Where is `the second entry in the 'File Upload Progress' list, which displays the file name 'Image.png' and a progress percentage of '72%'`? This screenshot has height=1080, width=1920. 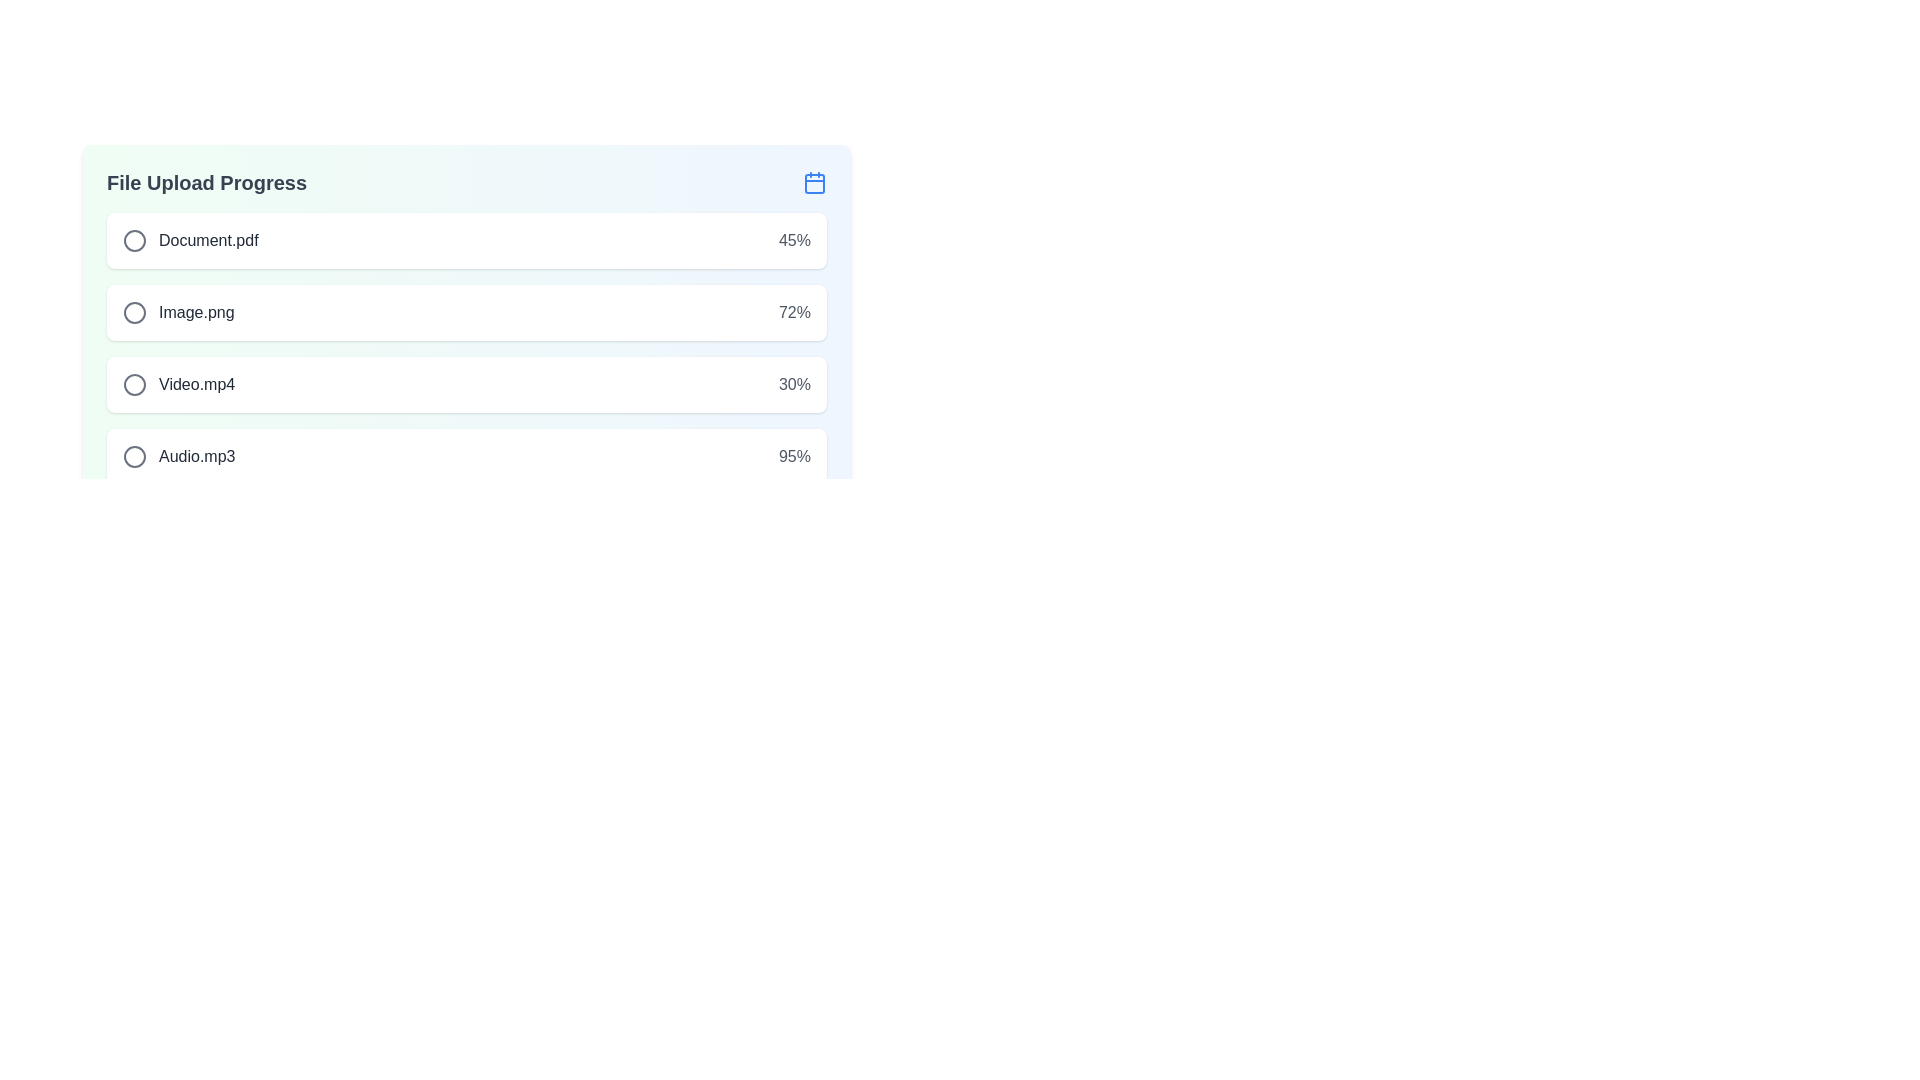
the second entry in the 'File Upload Progress' list, which displays the file name 'Image.png' and a progress percentage of '72%' is located at coordinates (465, 312).